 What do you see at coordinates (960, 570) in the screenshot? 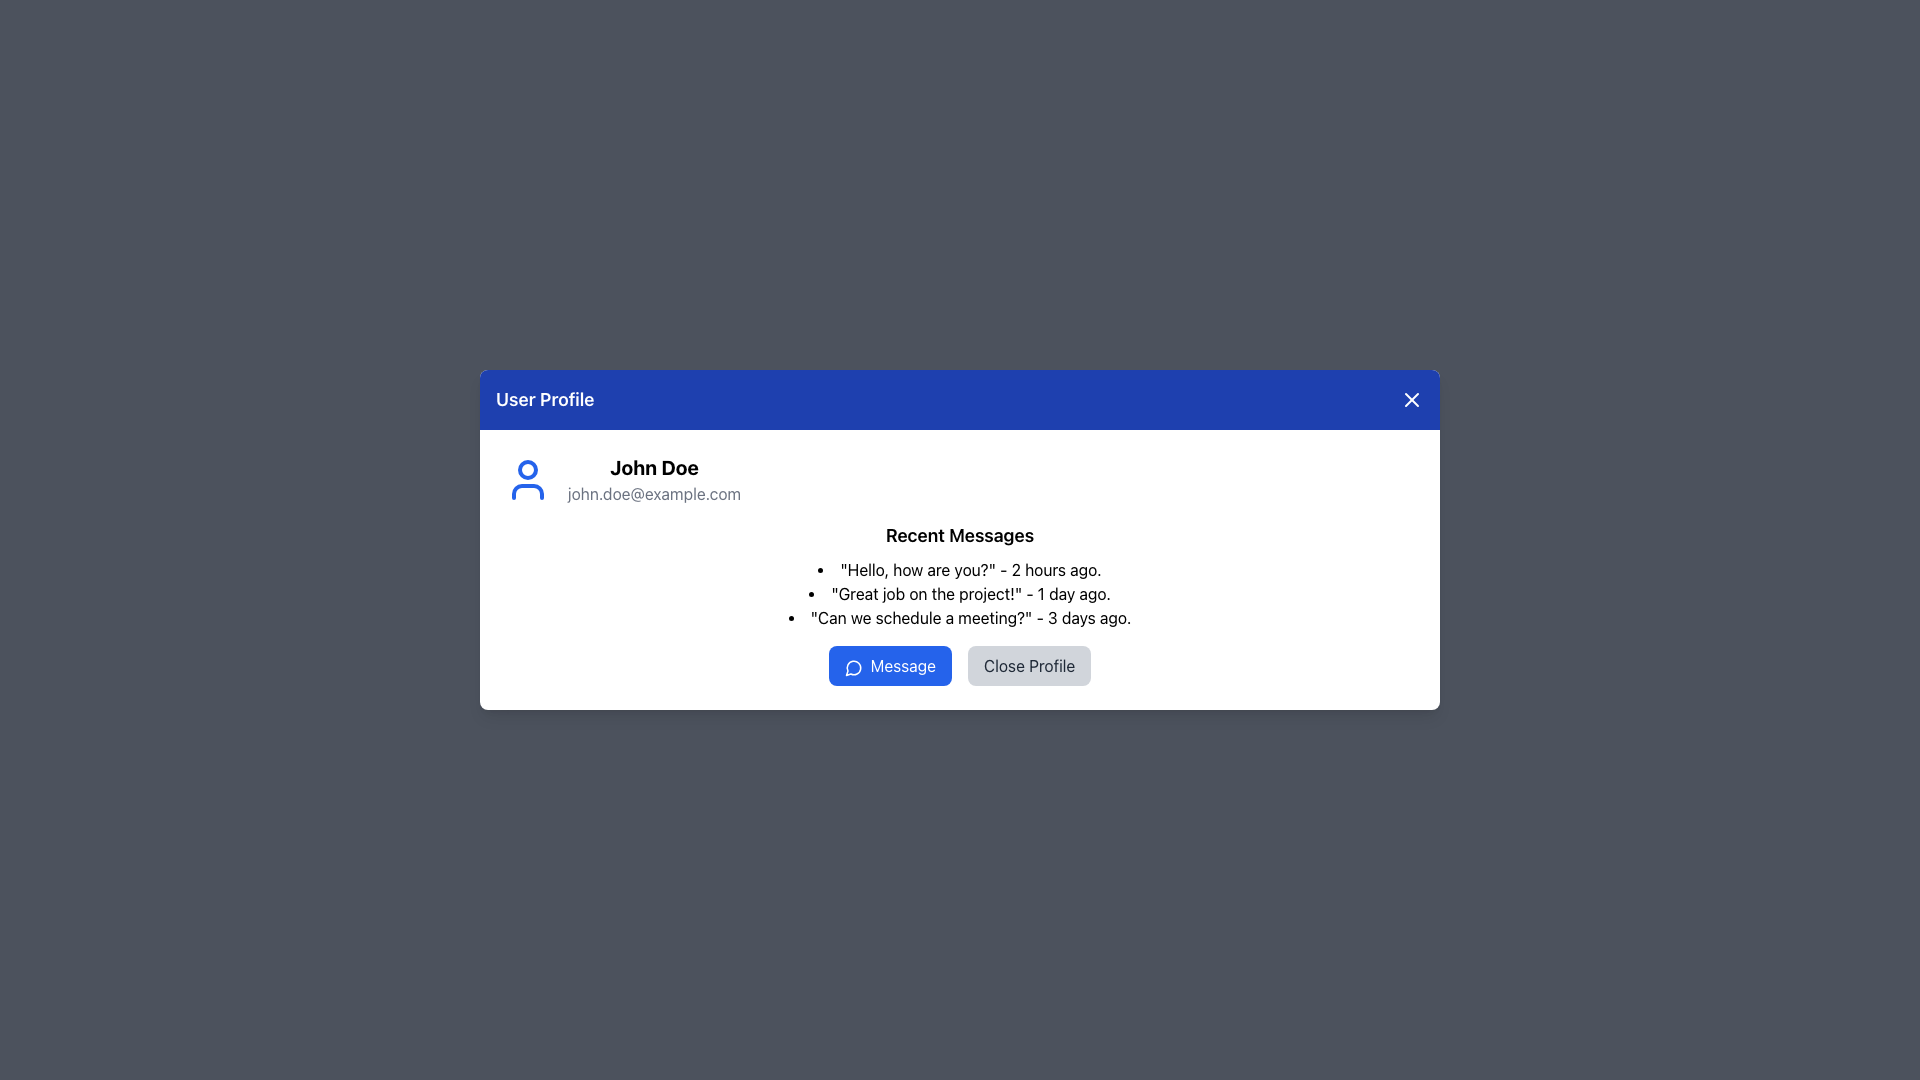
I see `the first entry in the vertical list of messages, which displays the text 'Hello, how are you?' - 2 hours ago, located beneath the 'Recent Messages' header` at bounding box center [960, 570].